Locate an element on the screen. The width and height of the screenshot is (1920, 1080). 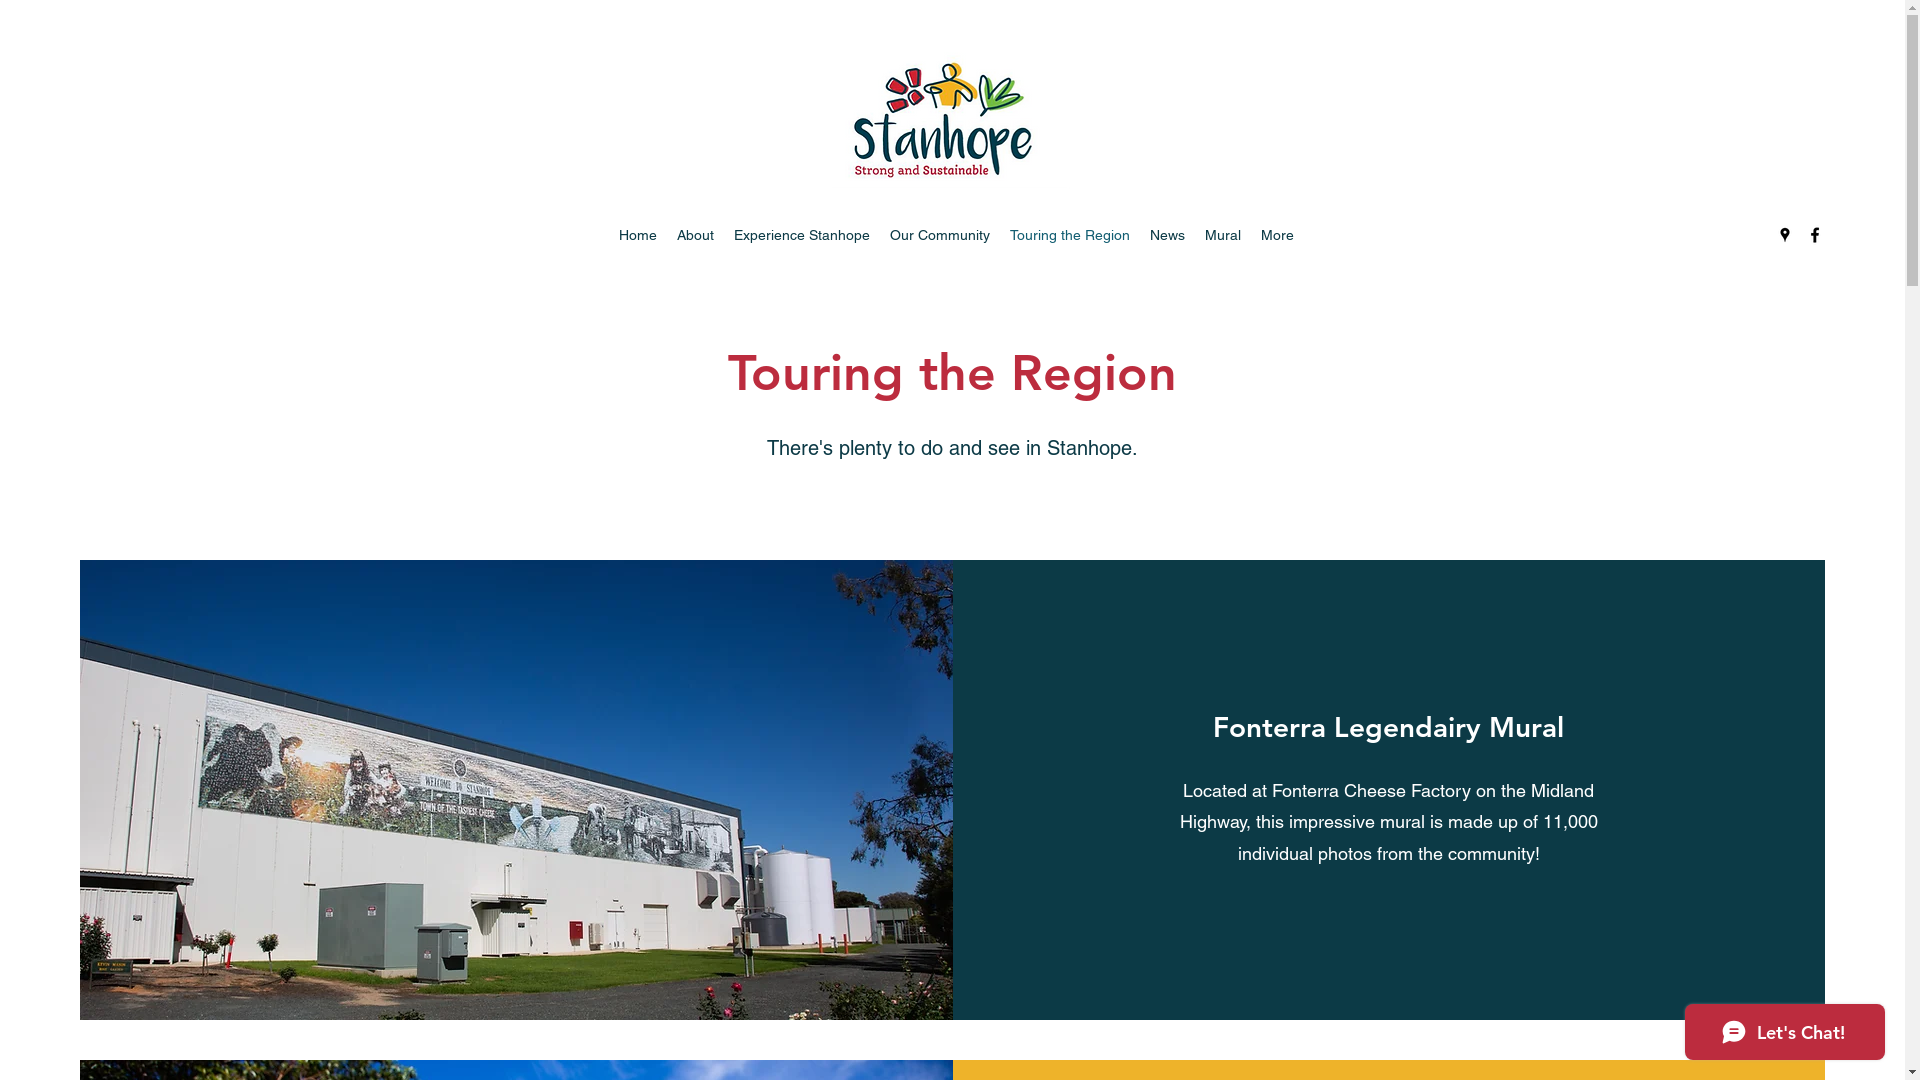
'Mural' is located at coordinates (1222, 234).